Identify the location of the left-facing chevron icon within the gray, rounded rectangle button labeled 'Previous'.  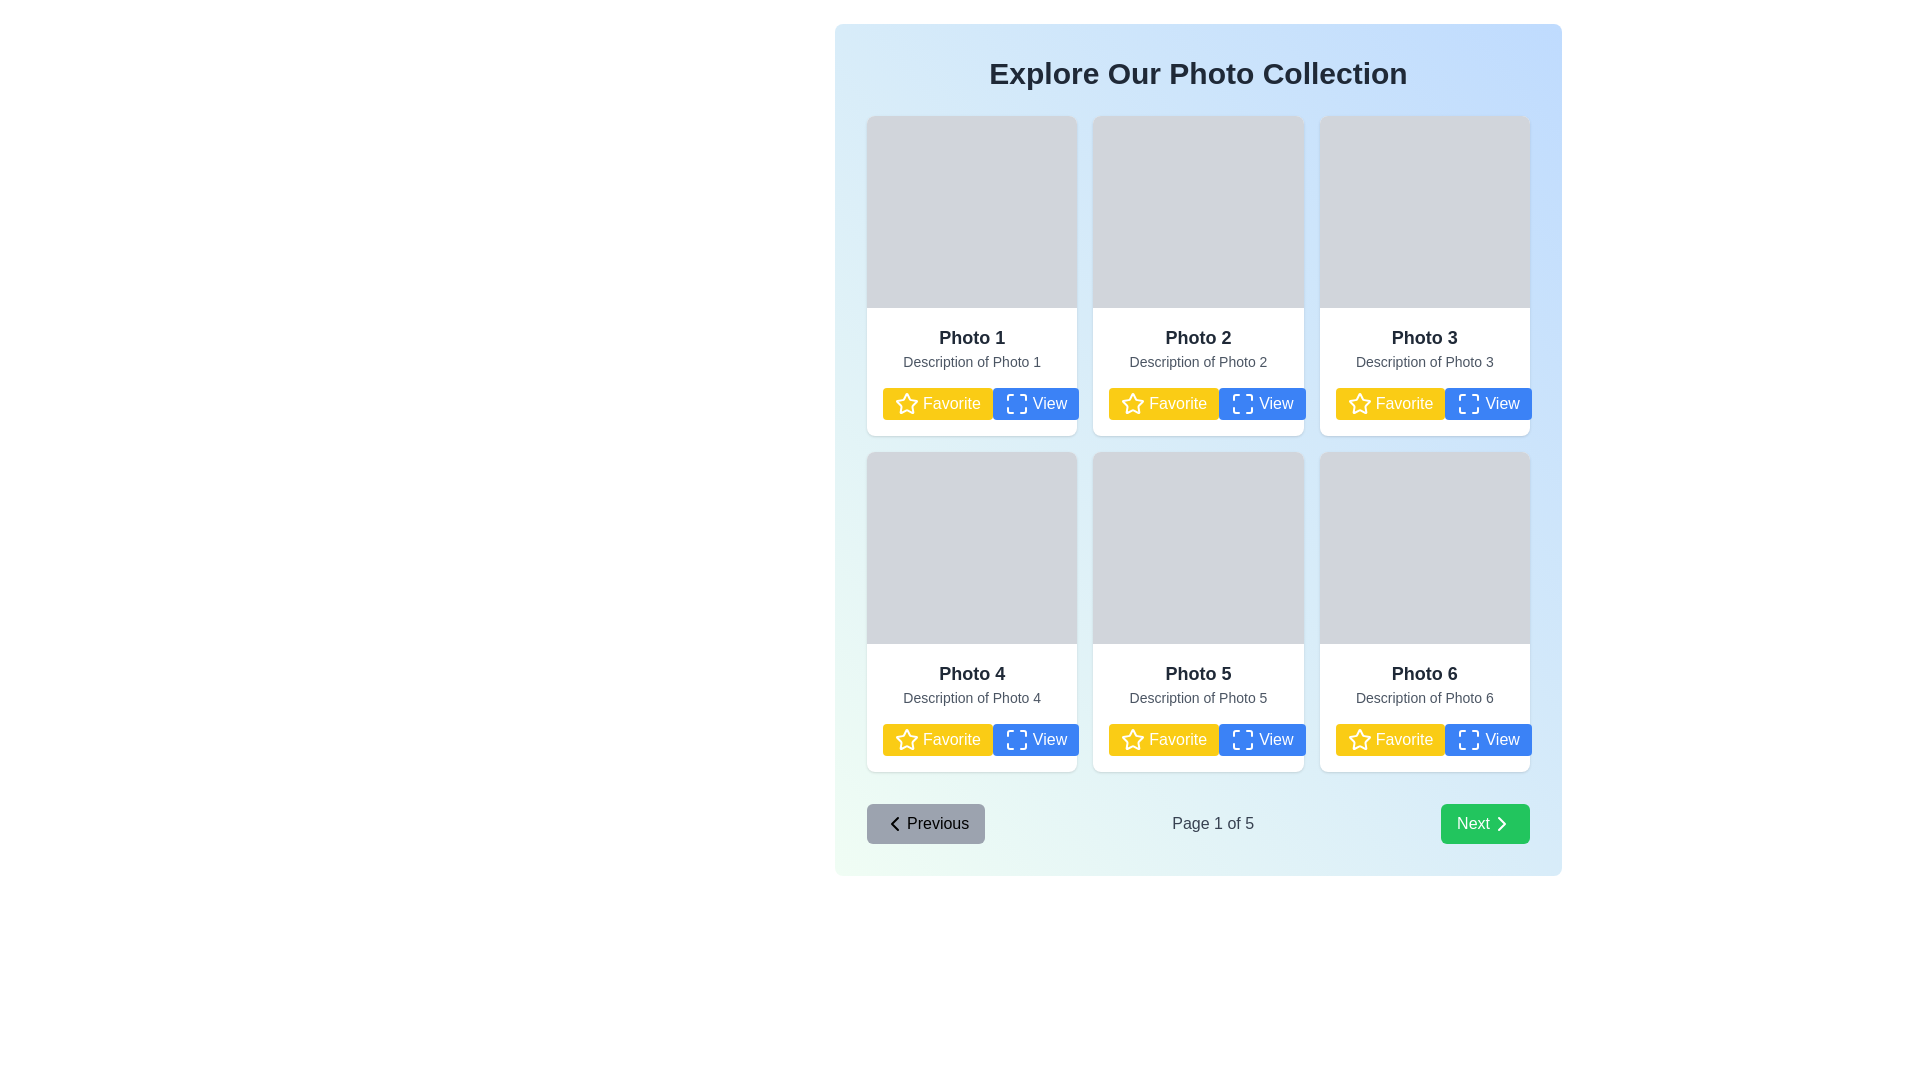
(893, 824).